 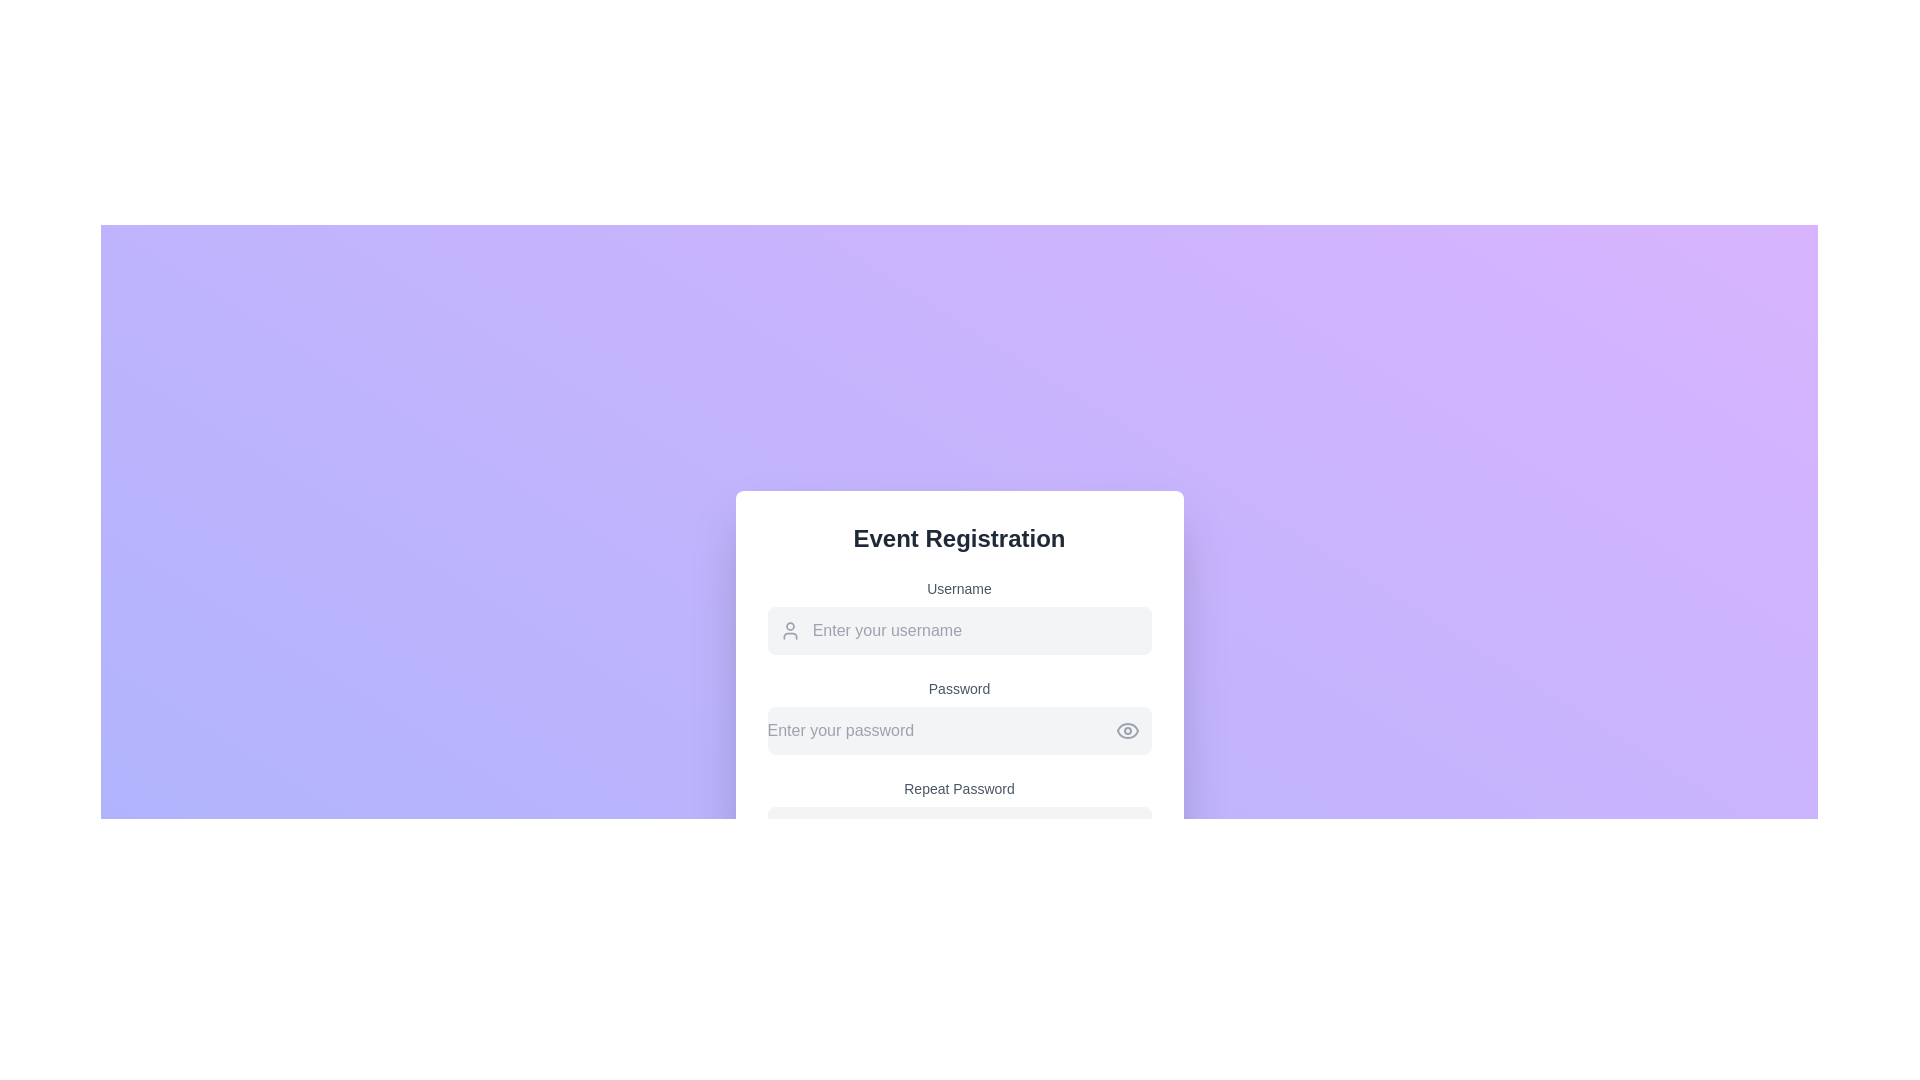 What do you see at coordinates (958, 688) in the screenshot?
I see `the label that provides context for the password input field, which is positioned above the password text field` at bounding box center [958, 688].